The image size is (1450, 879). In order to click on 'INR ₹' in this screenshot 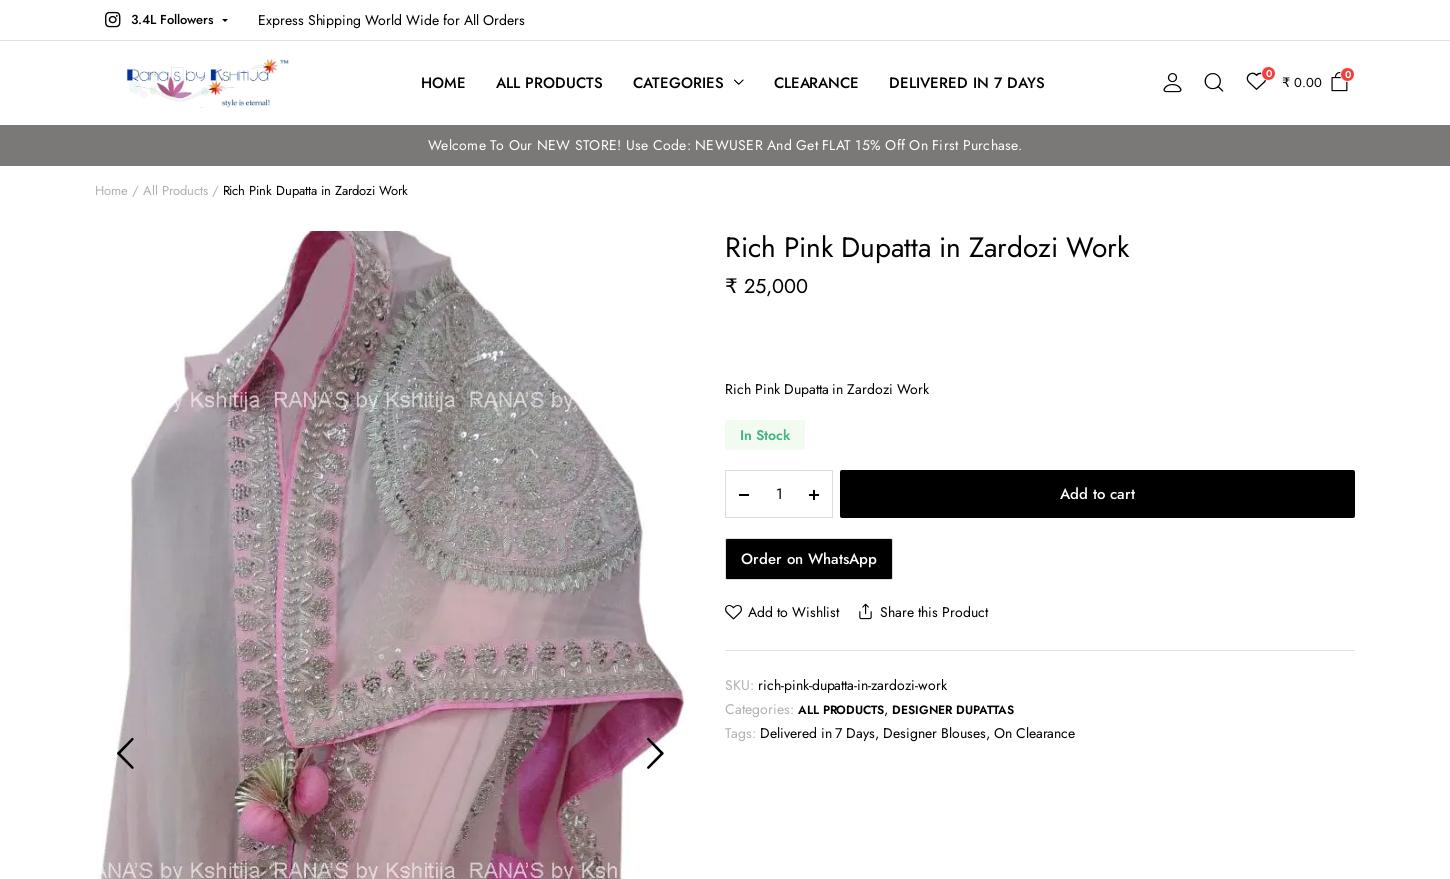, I will do `click(1411, 153)`.